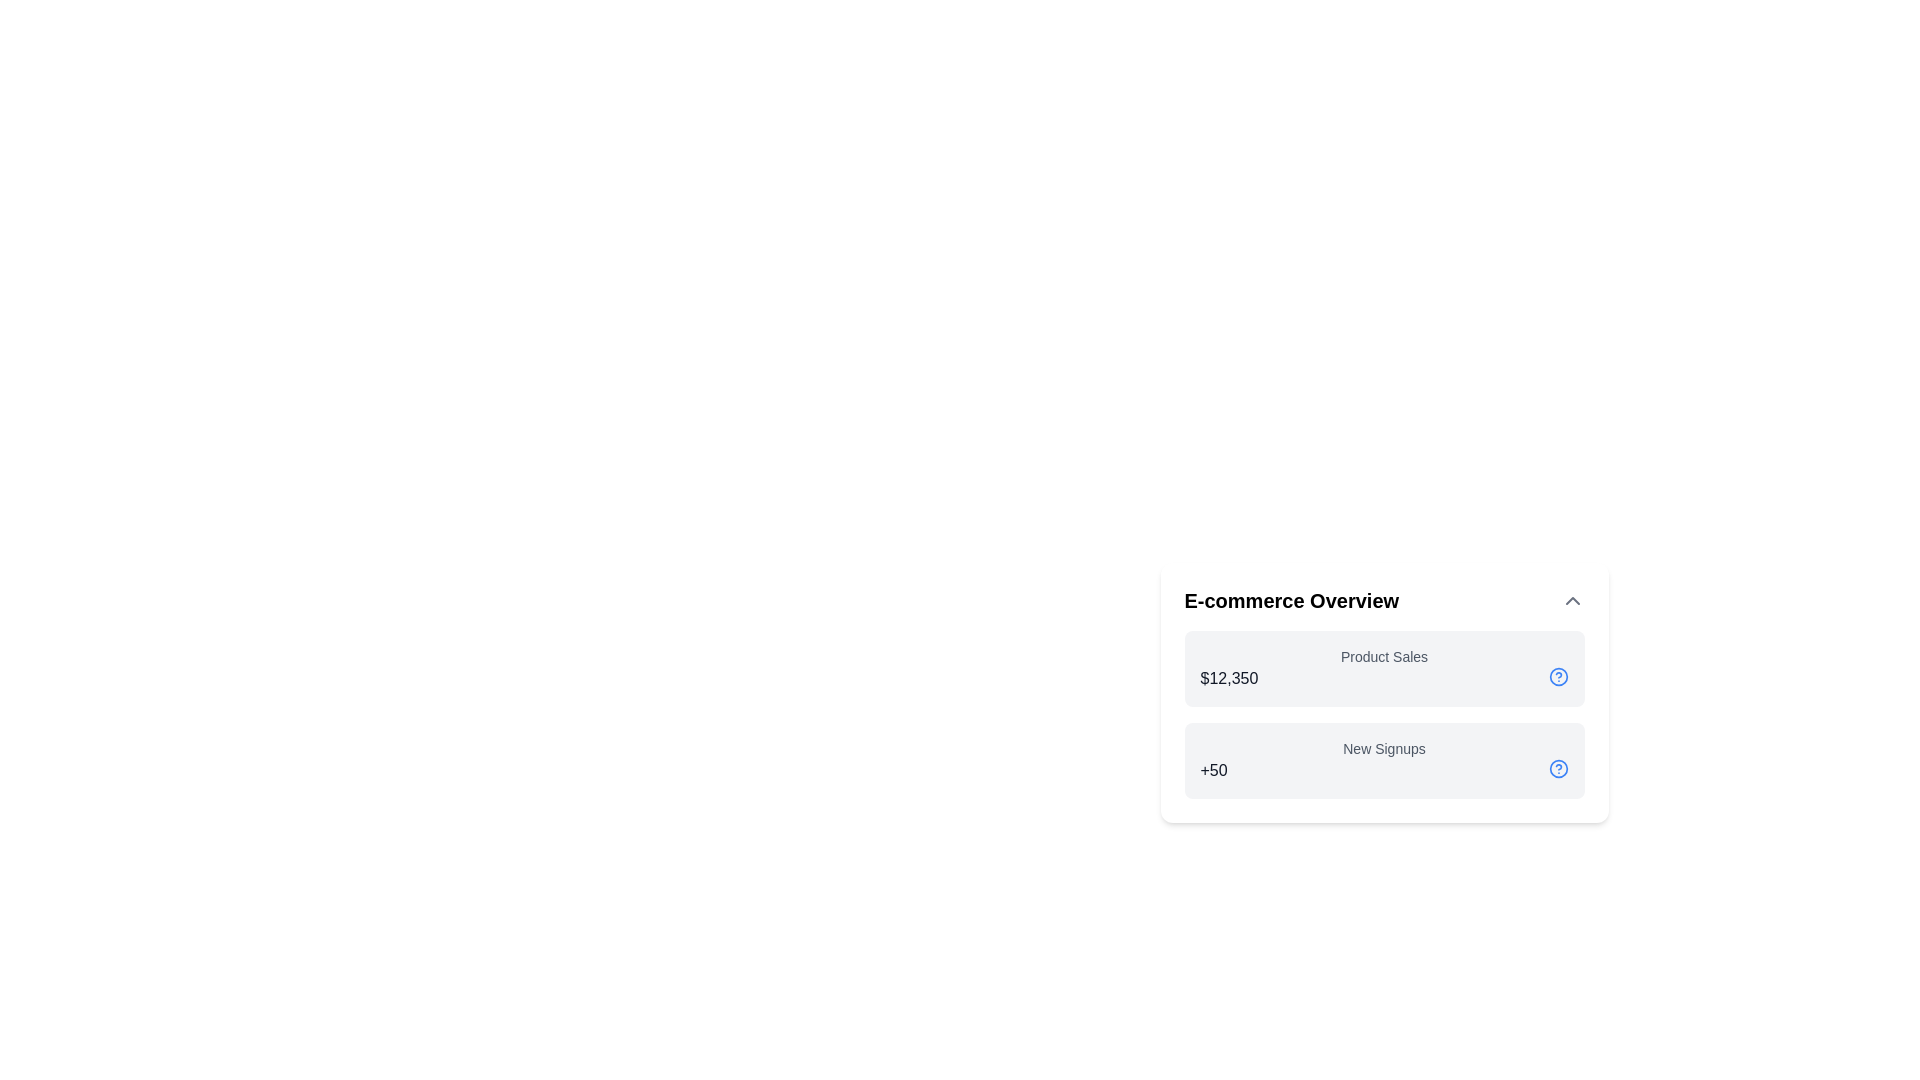 This screenshot has width=1920, height=1080. Describe the element at coordinates (1383, 692) in the screenshot. I see `the rectangular panel with a white background labeled 'E-commerce Overview', which contains sections for 'Product Sales' and 'New Signups'` at that location.